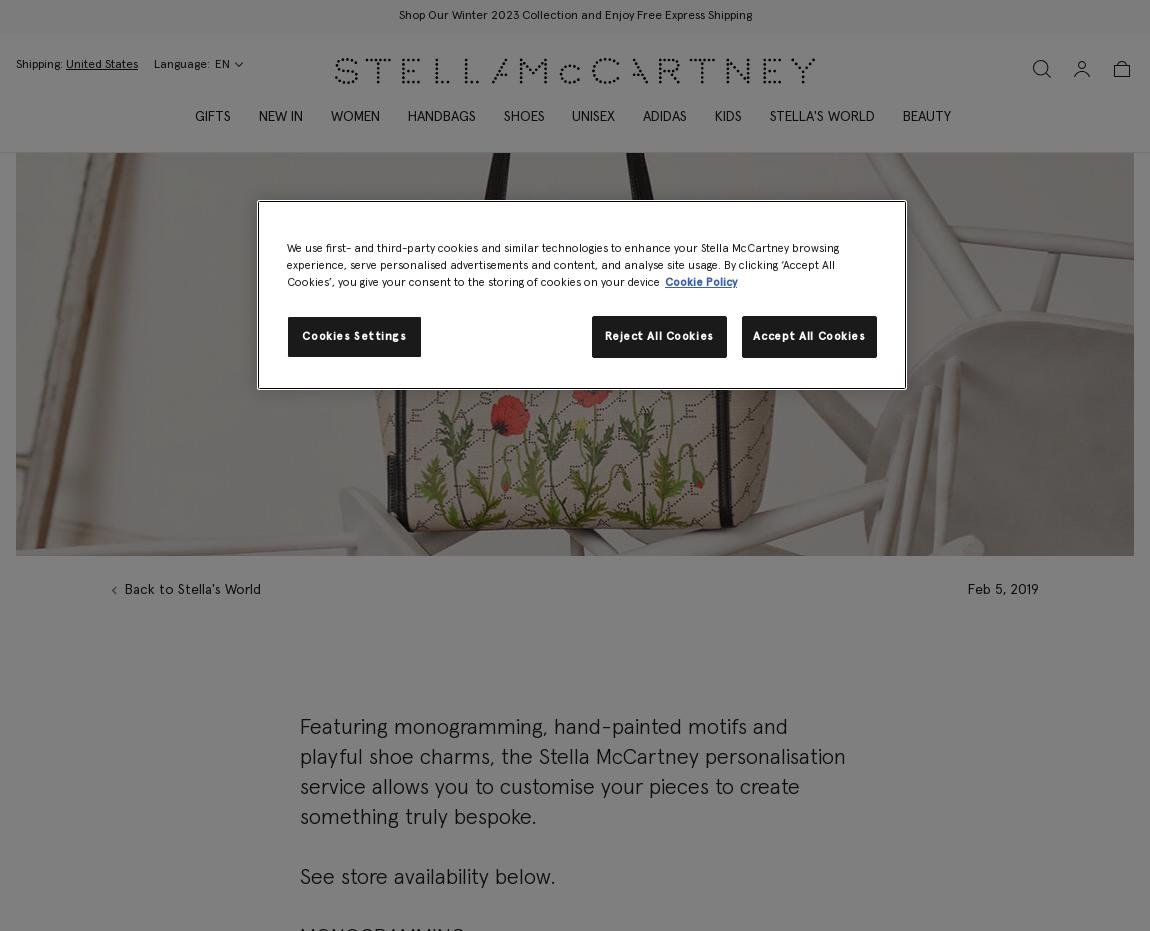  Describe the element at coordinates (575, 332) in the screenshot. I see `'Make it personal with the Stella personalisation service'` at that location.